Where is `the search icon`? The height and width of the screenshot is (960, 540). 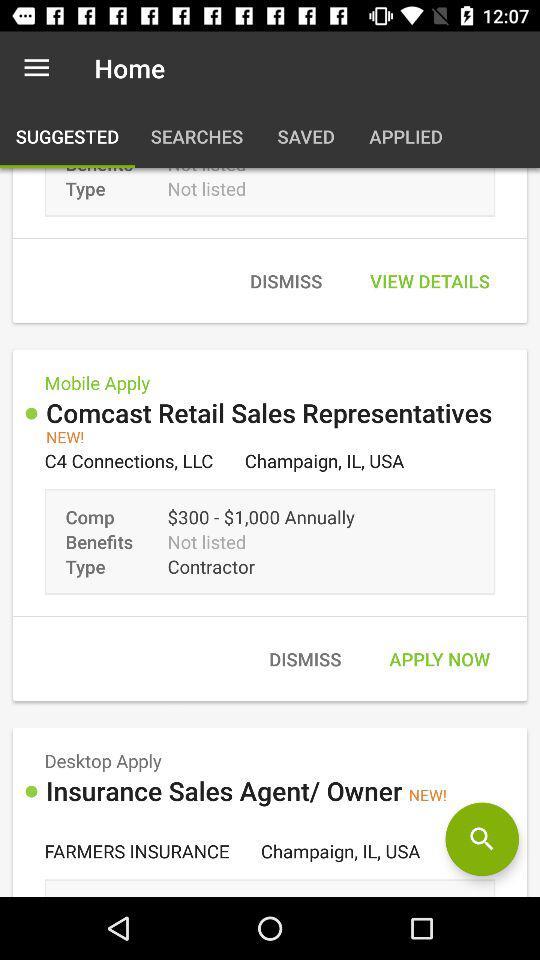 the search icon is located at coordinates (481, 839).